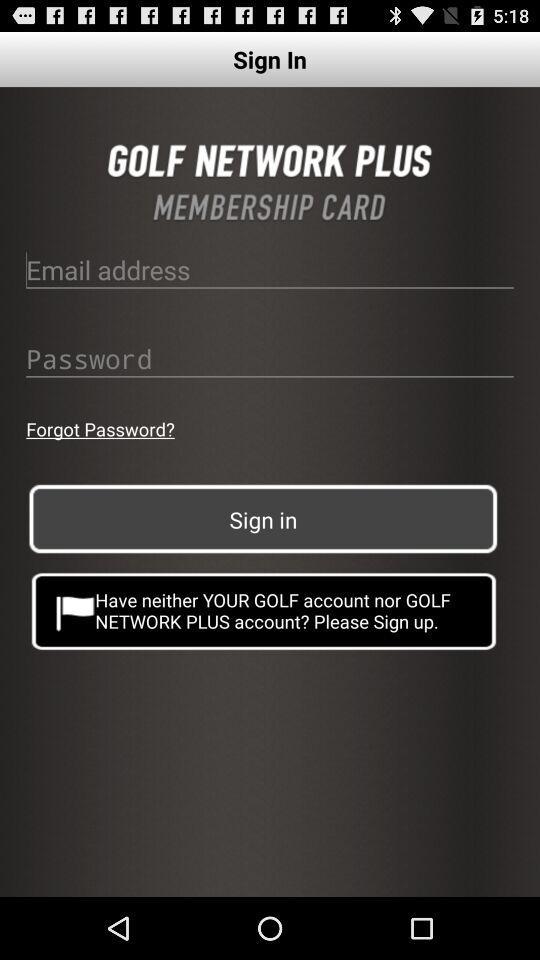 The height and width of the screenshot is (960, 540). I want to click on the button below the sign in item, so click(264, 609).